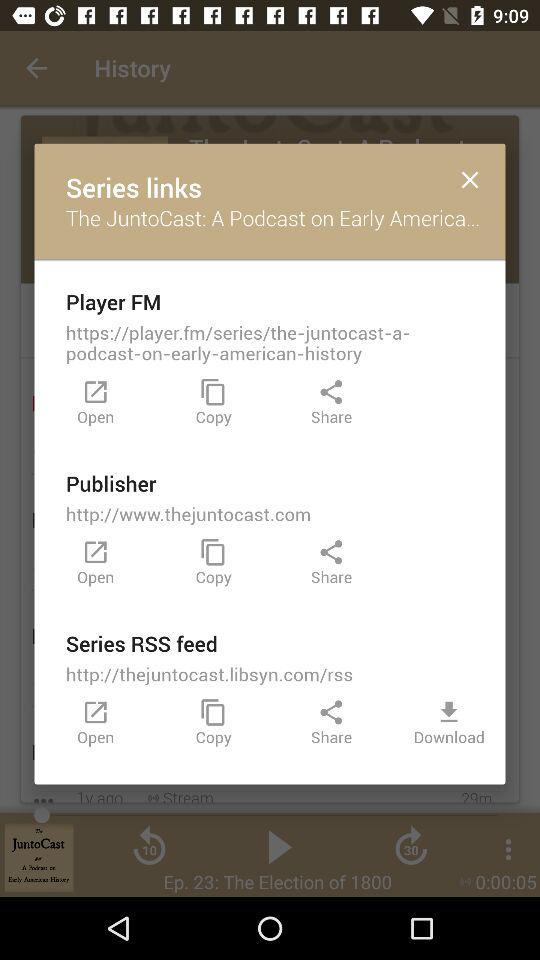  I want to click on icon to the right of the series links, so click(470, 178).